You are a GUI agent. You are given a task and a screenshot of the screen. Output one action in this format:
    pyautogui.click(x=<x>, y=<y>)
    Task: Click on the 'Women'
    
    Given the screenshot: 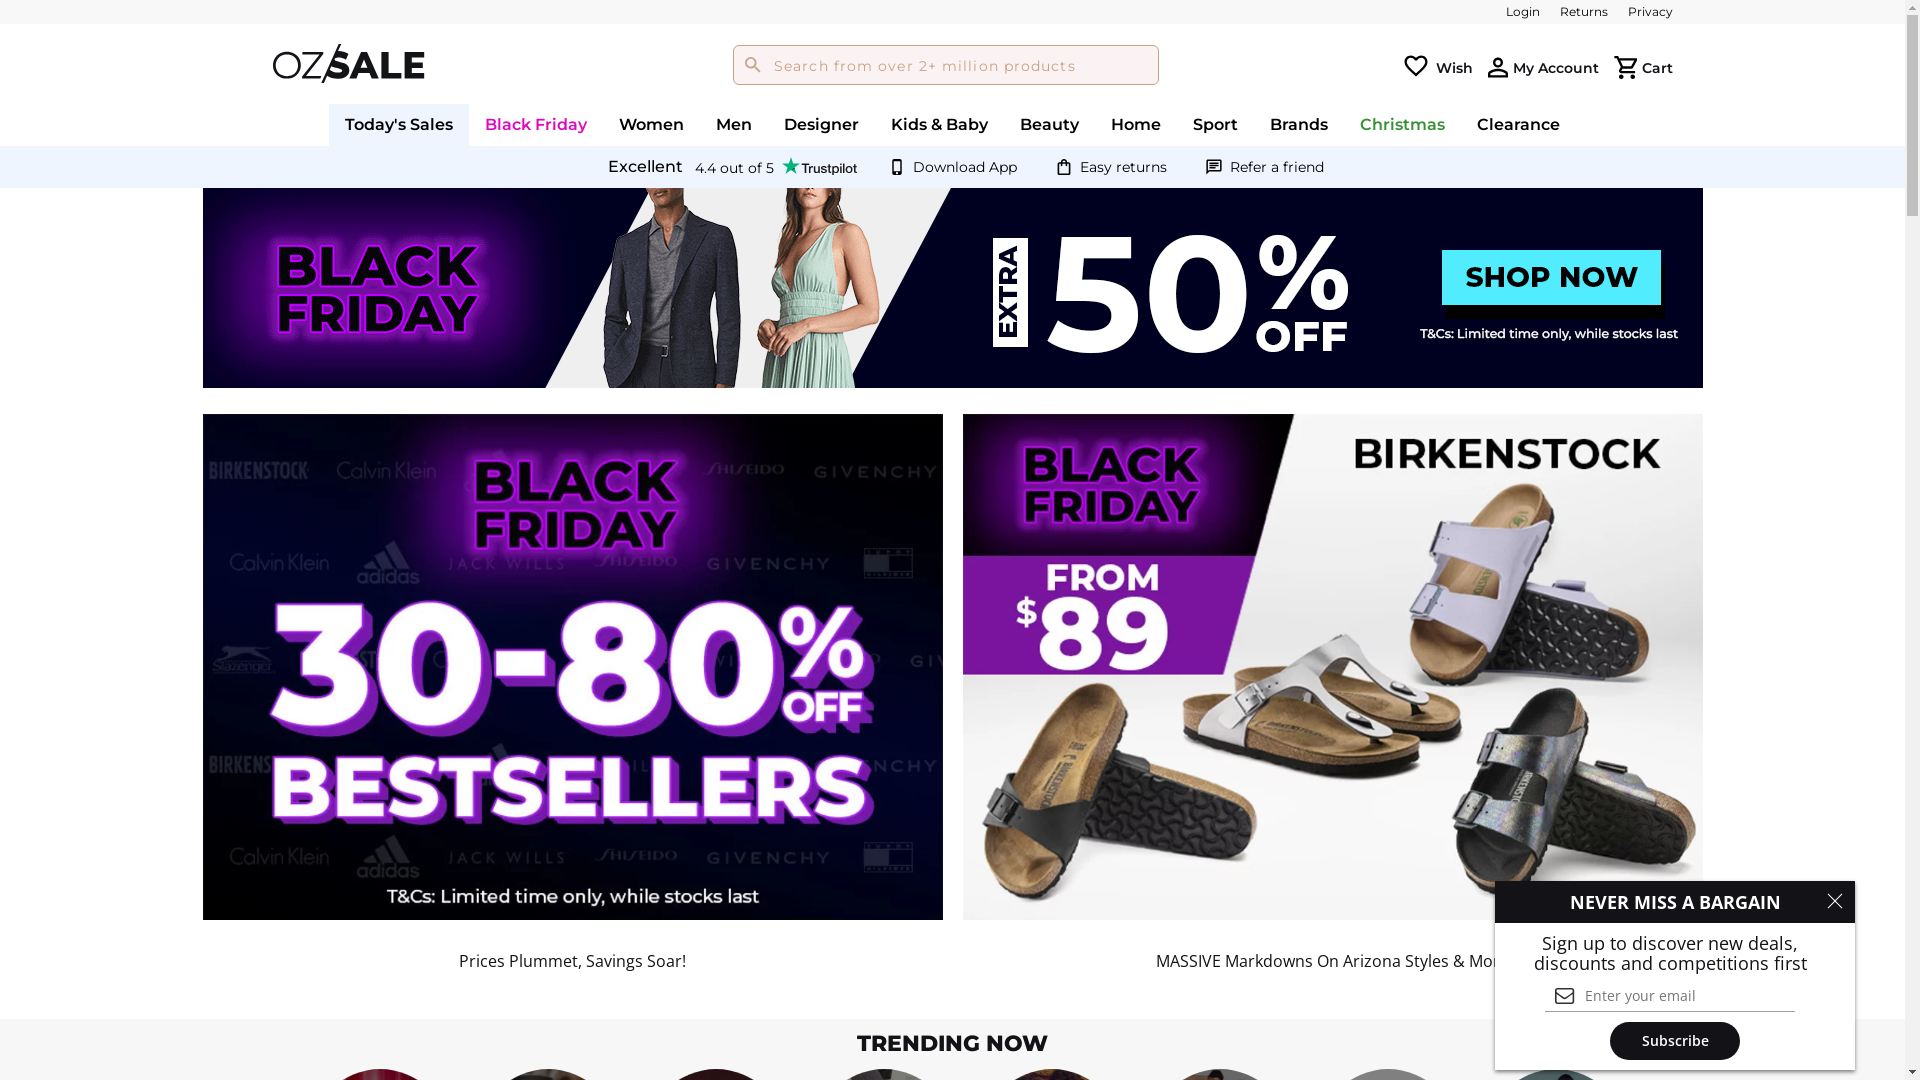 What is the action you would take?
    pyautogui.click(x=651, y=124)
    